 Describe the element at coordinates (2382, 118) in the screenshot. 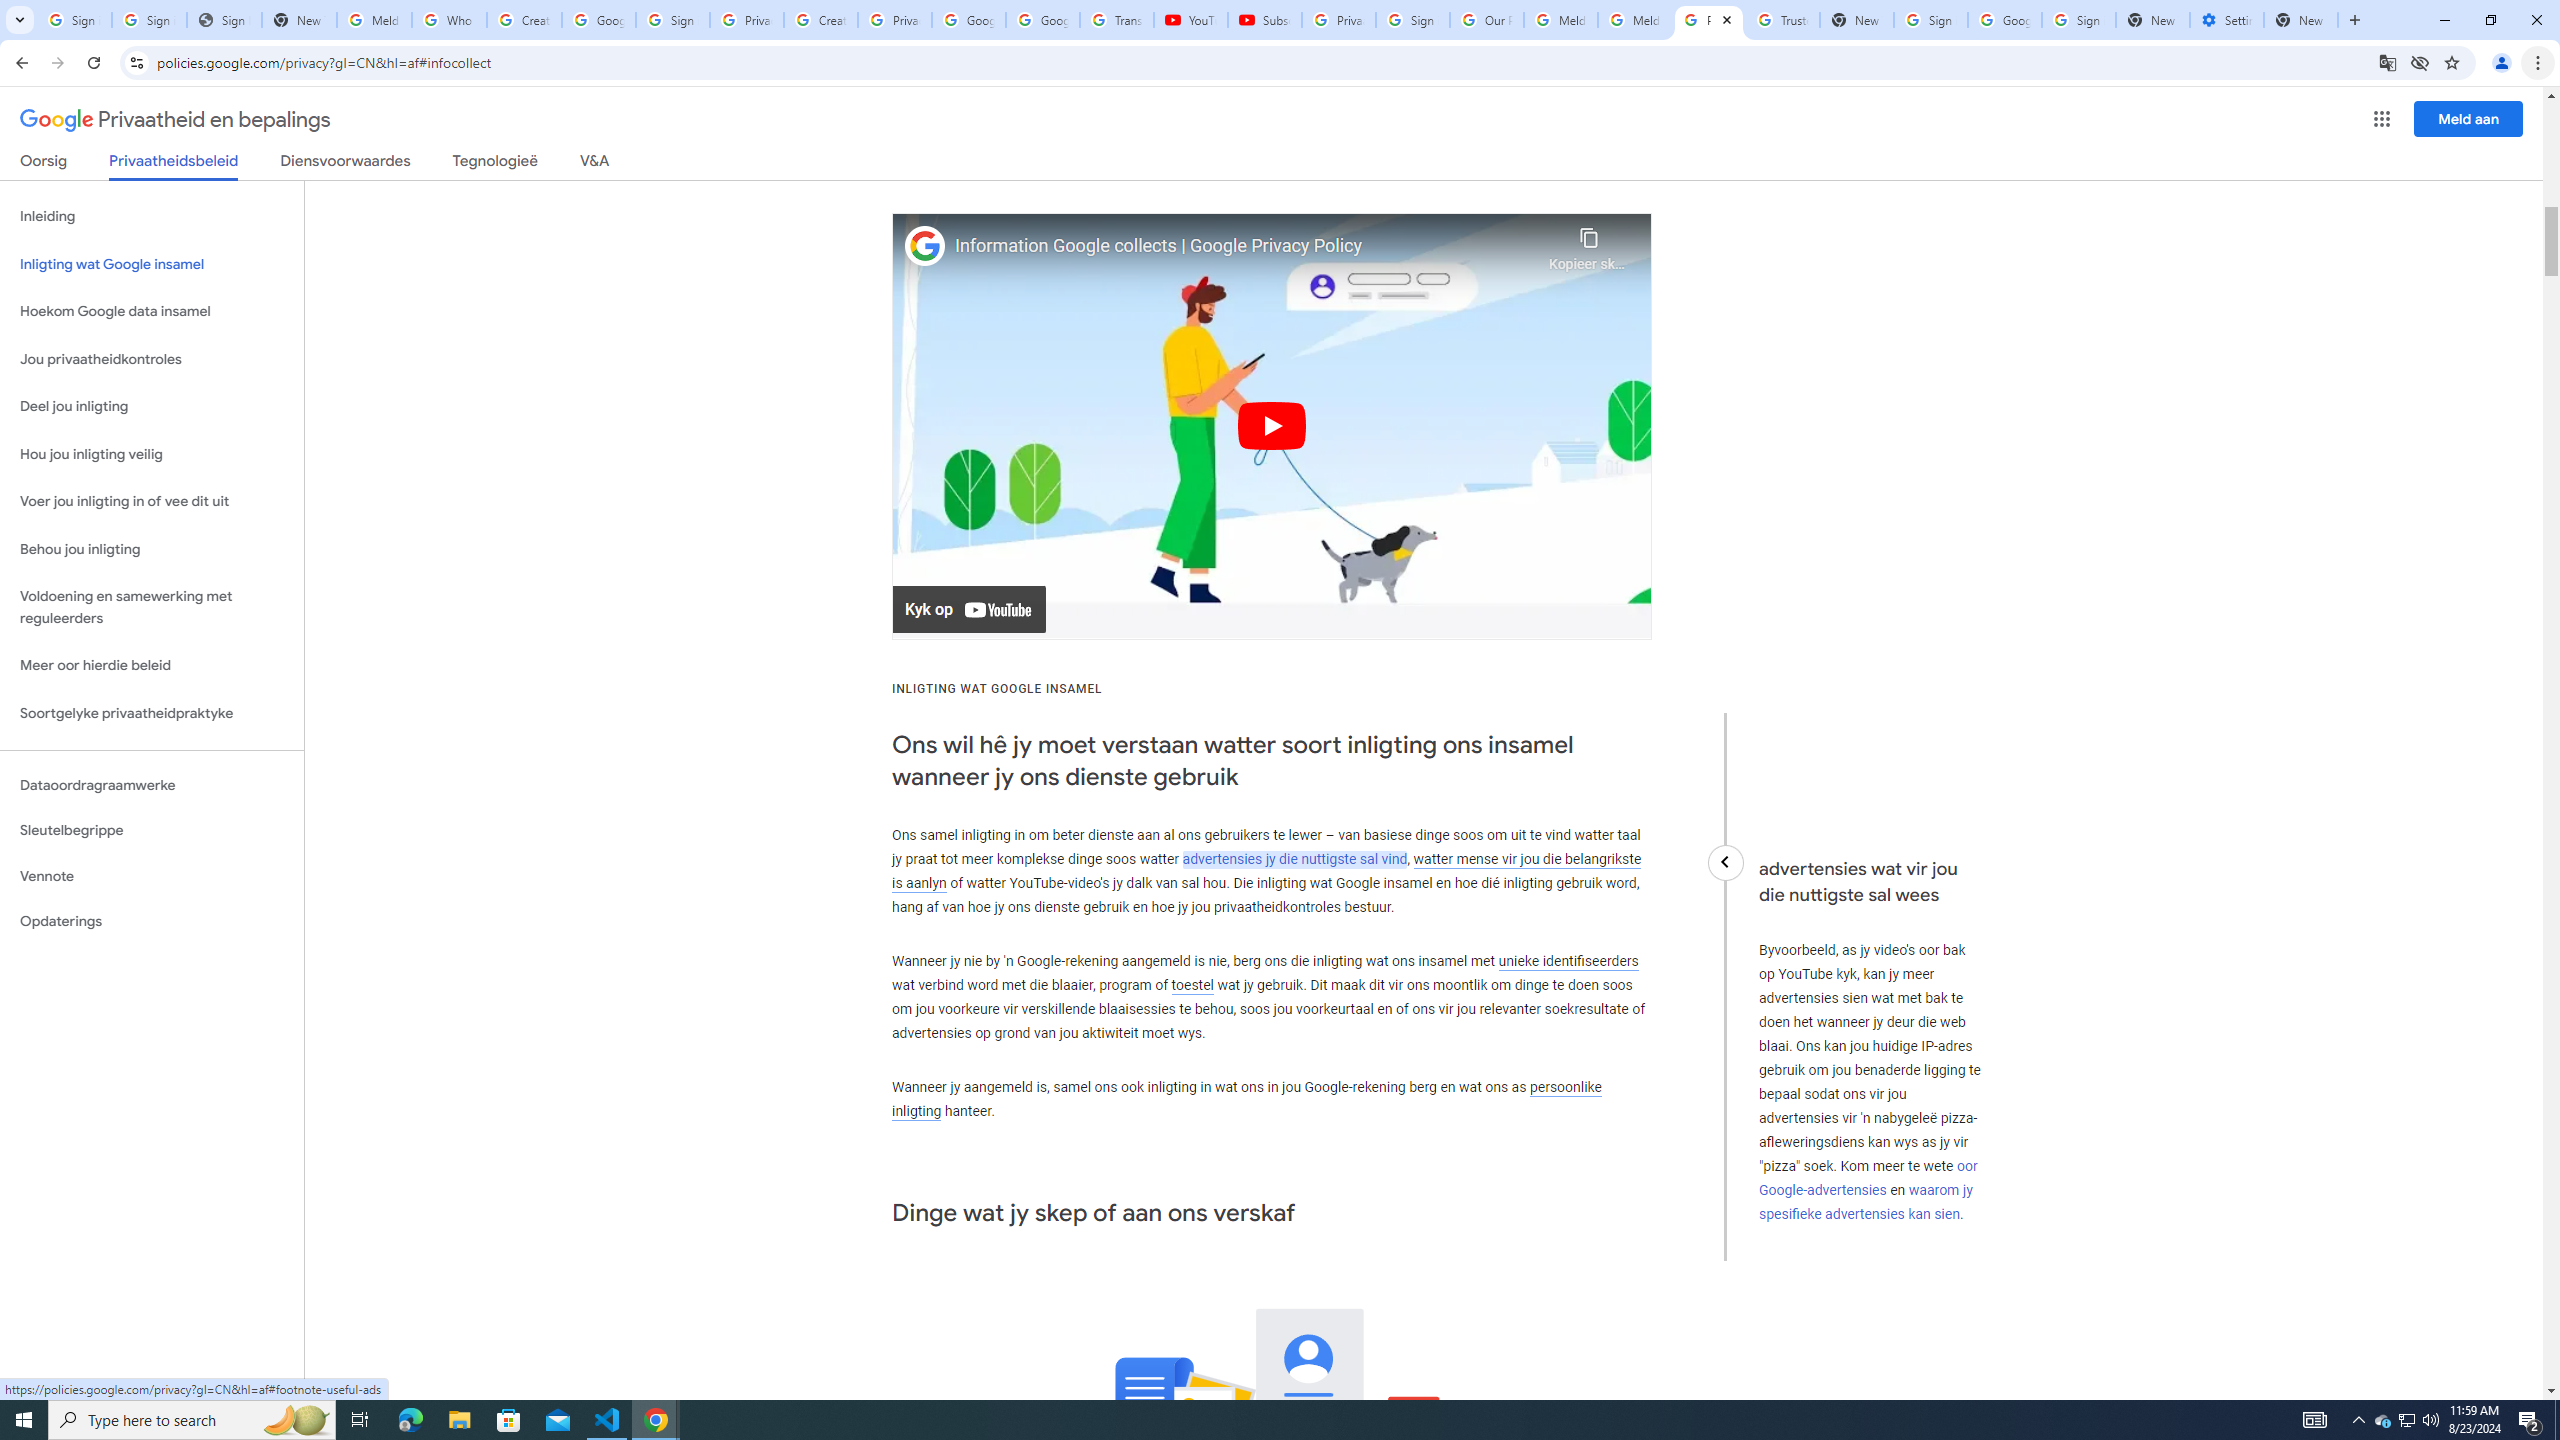

I see `'Google-programme'` at that location.